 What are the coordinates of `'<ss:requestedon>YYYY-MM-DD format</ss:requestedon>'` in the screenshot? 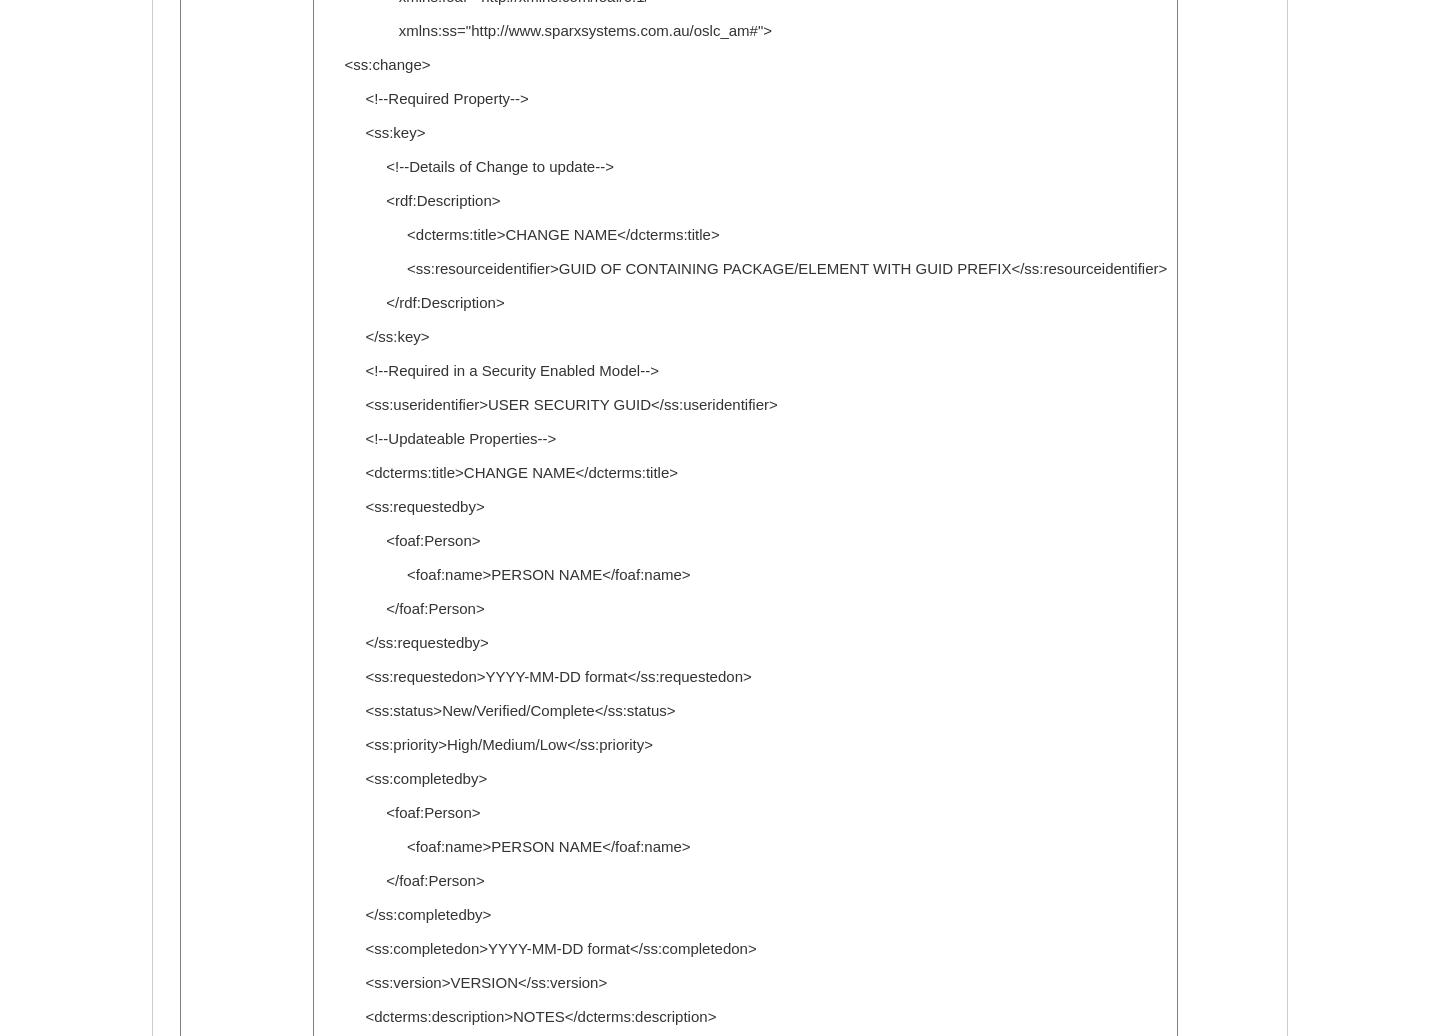 It's located at (535, 676).